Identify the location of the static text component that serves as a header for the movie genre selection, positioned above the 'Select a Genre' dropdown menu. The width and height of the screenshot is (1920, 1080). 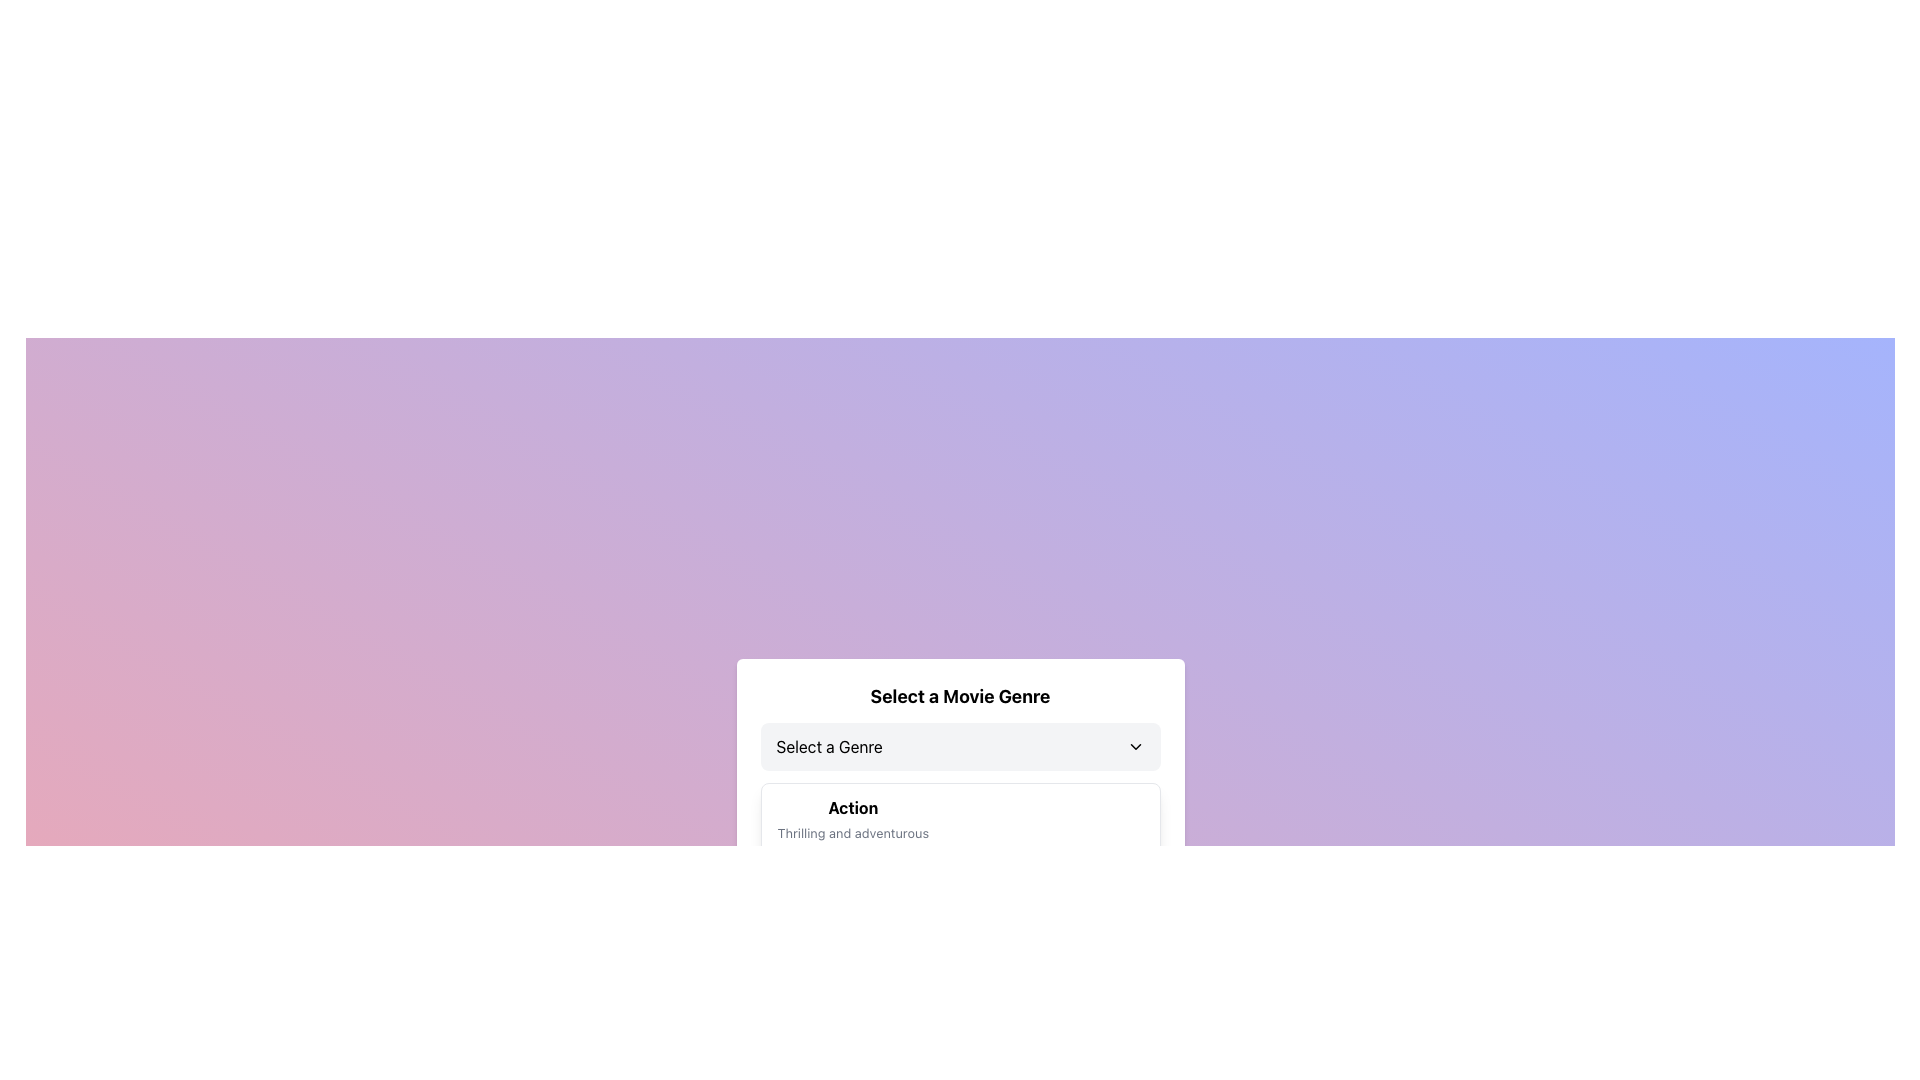
(960, 696).